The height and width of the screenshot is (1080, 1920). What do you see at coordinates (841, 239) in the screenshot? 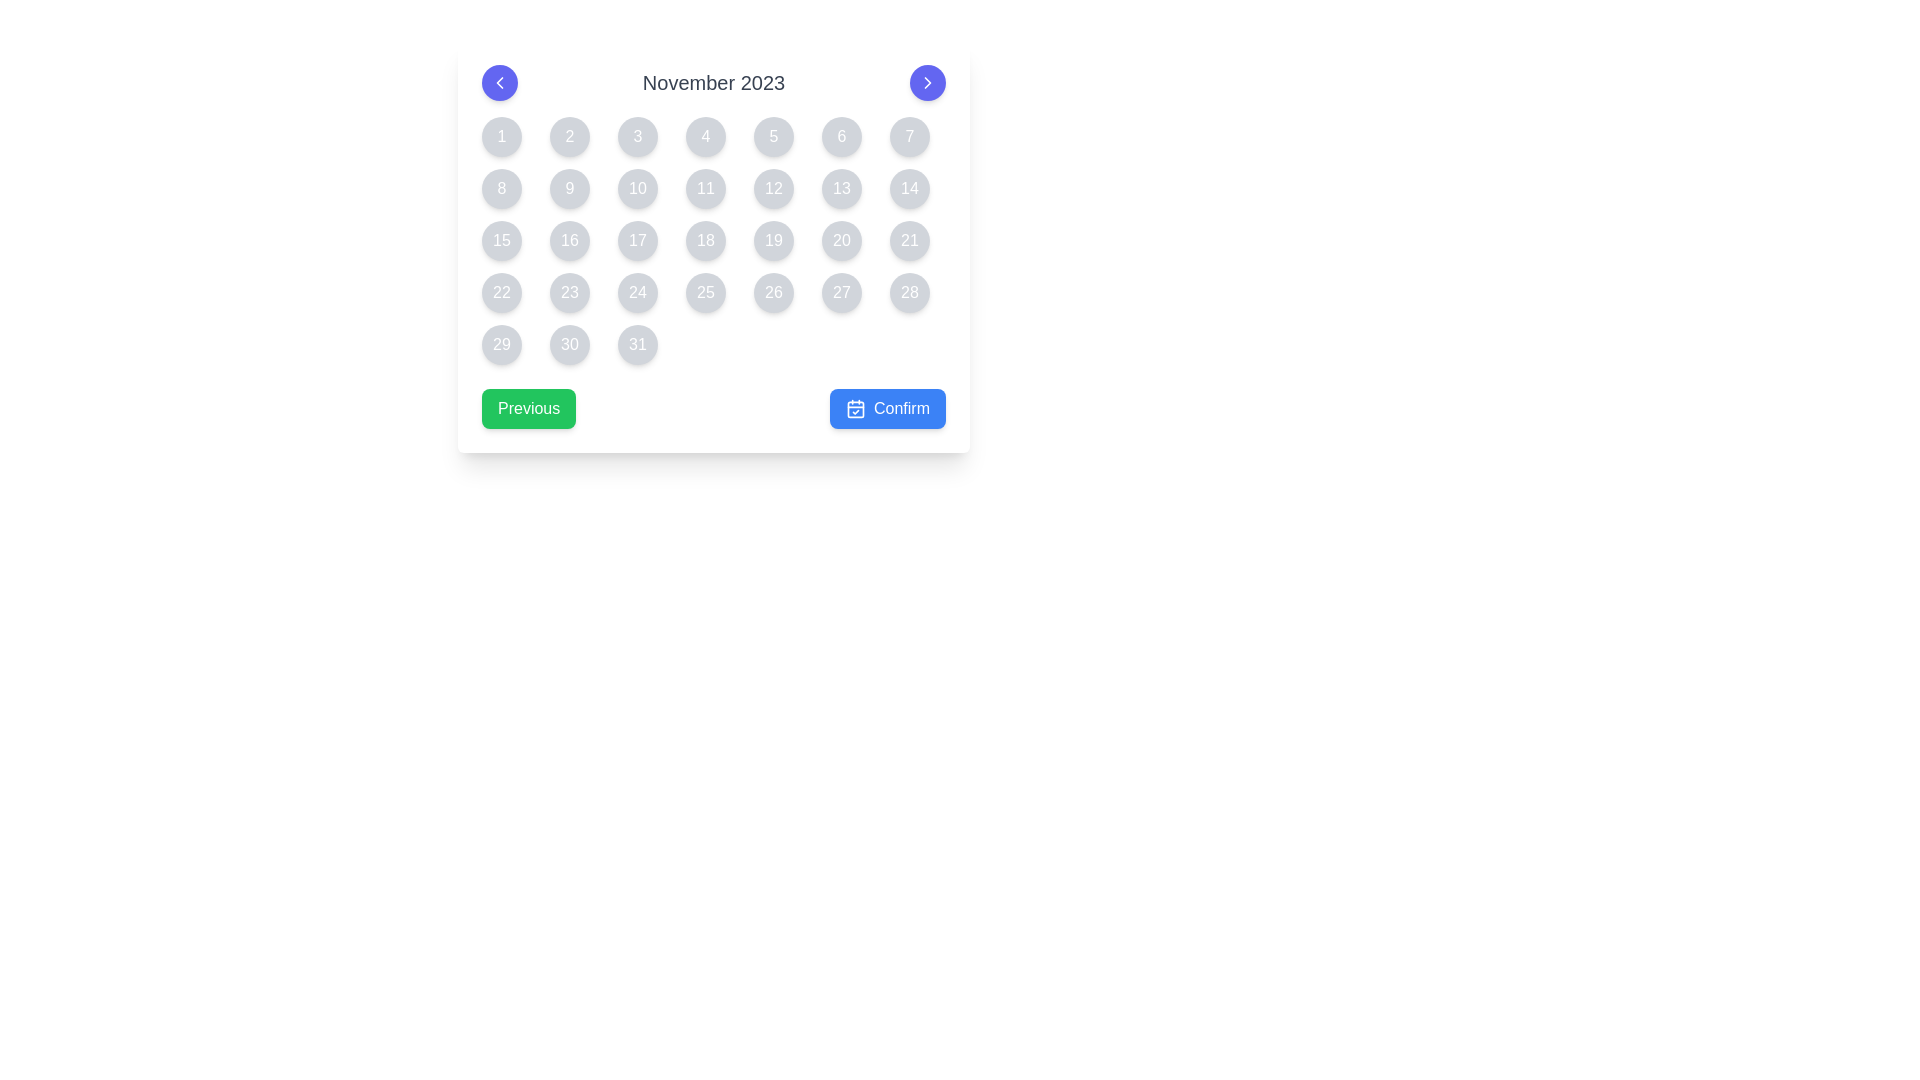
I see `the button representing the 20th day of November 2023 in the calendar interface to change its background color` at bounding box center [841, 239].